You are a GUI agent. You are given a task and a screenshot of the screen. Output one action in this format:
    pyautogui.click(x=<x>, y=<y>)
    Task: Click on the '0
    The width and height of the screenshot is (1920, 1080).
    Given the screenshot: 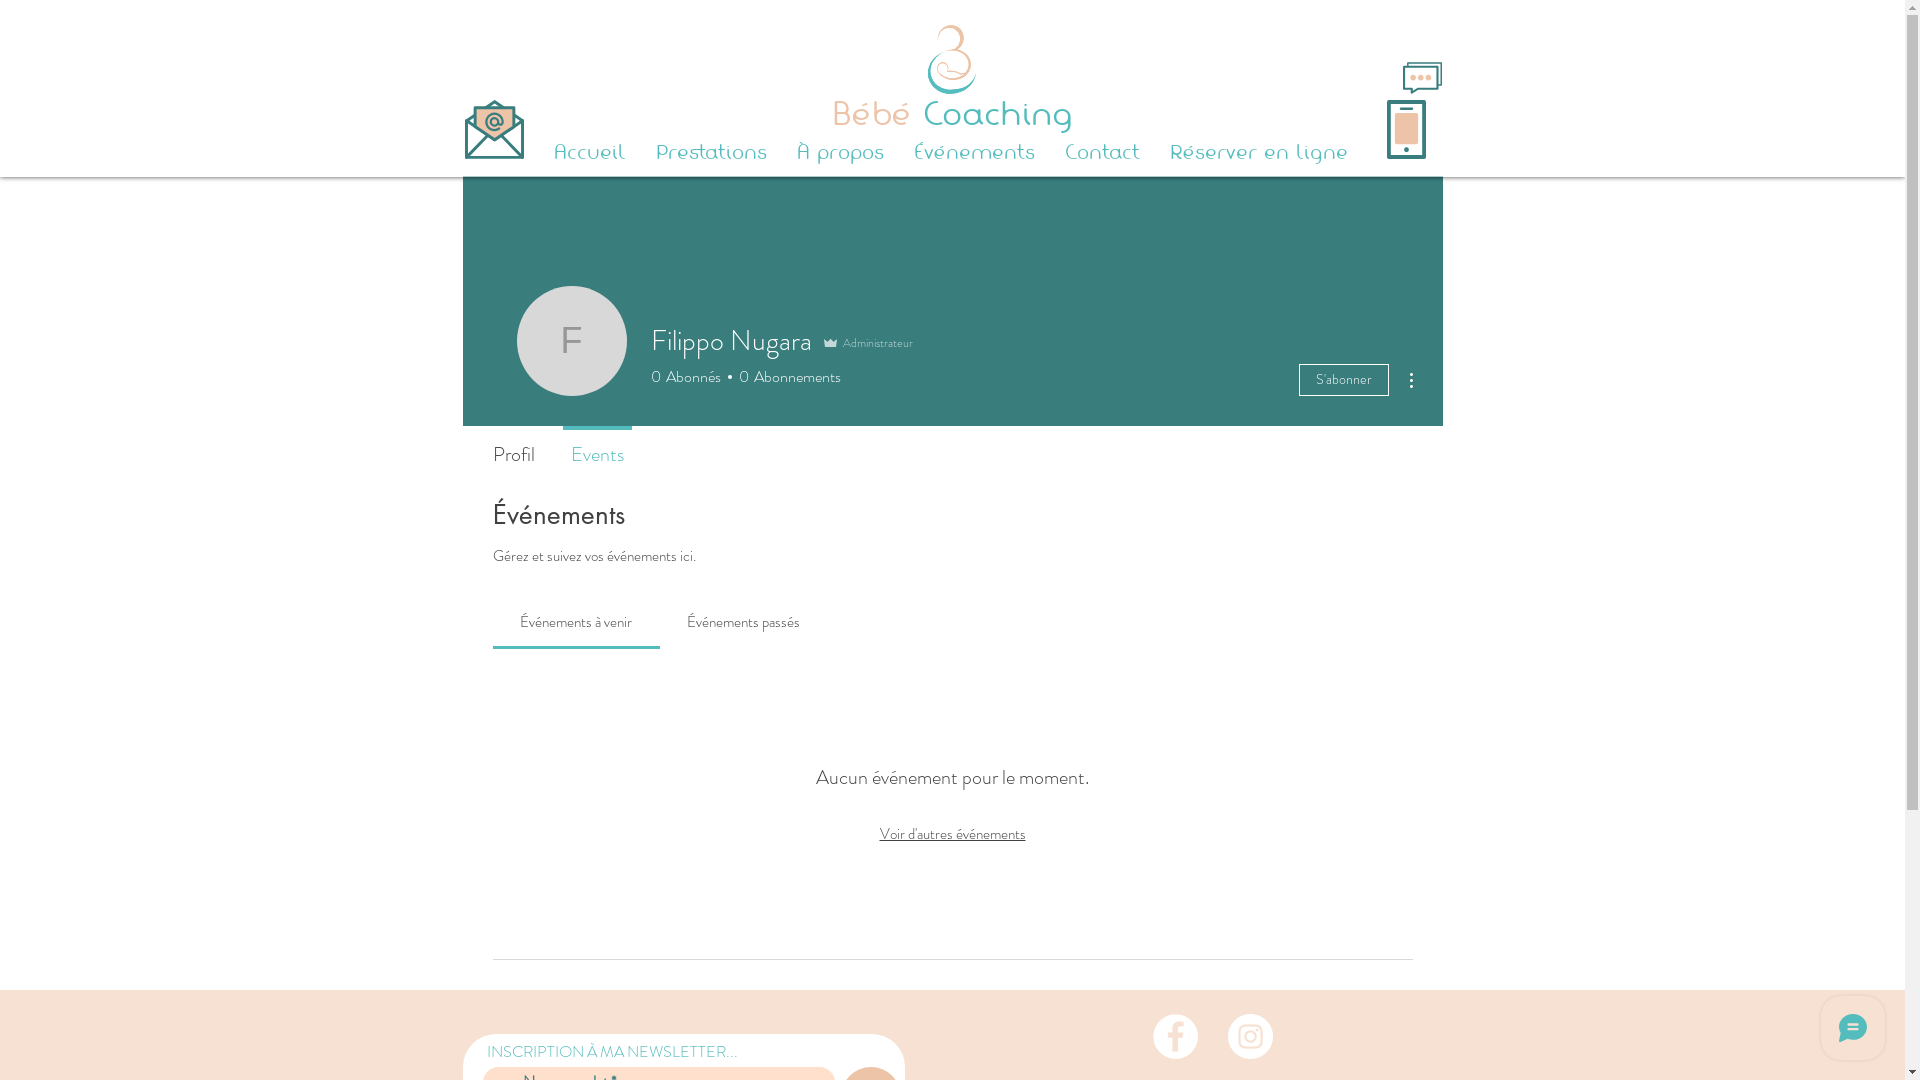 What is the action you would take?
    pyautogui.click(x=730, y=377)
    